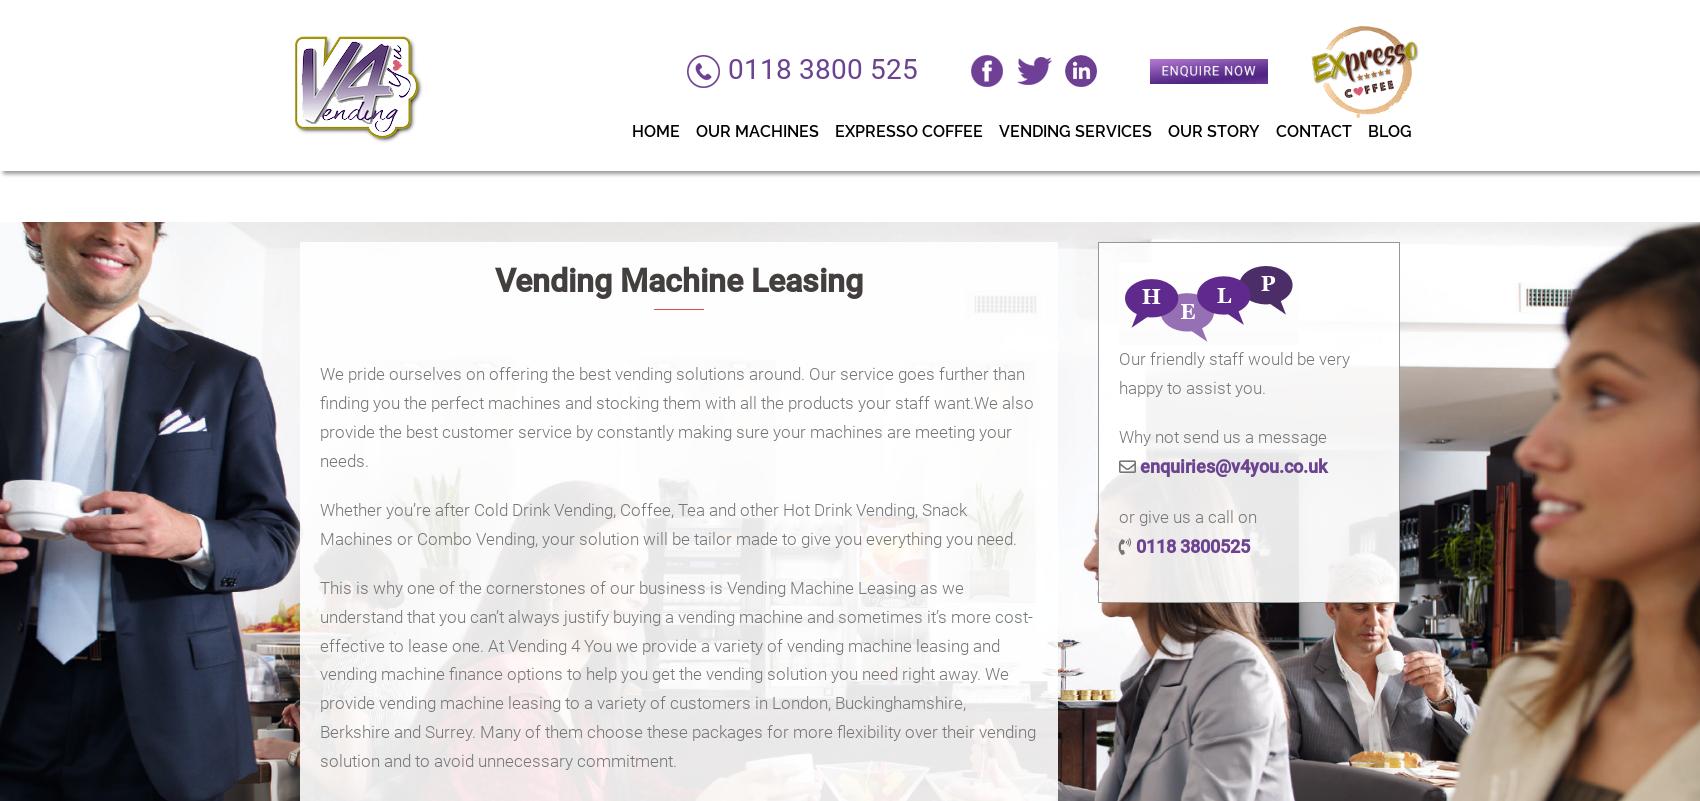 This screenshot has width=1700, height=801. What do you see at coordinates (1118, 437) in the screenshot?
I see `'Why not send us a message'` at bounding box center [1118, 437].